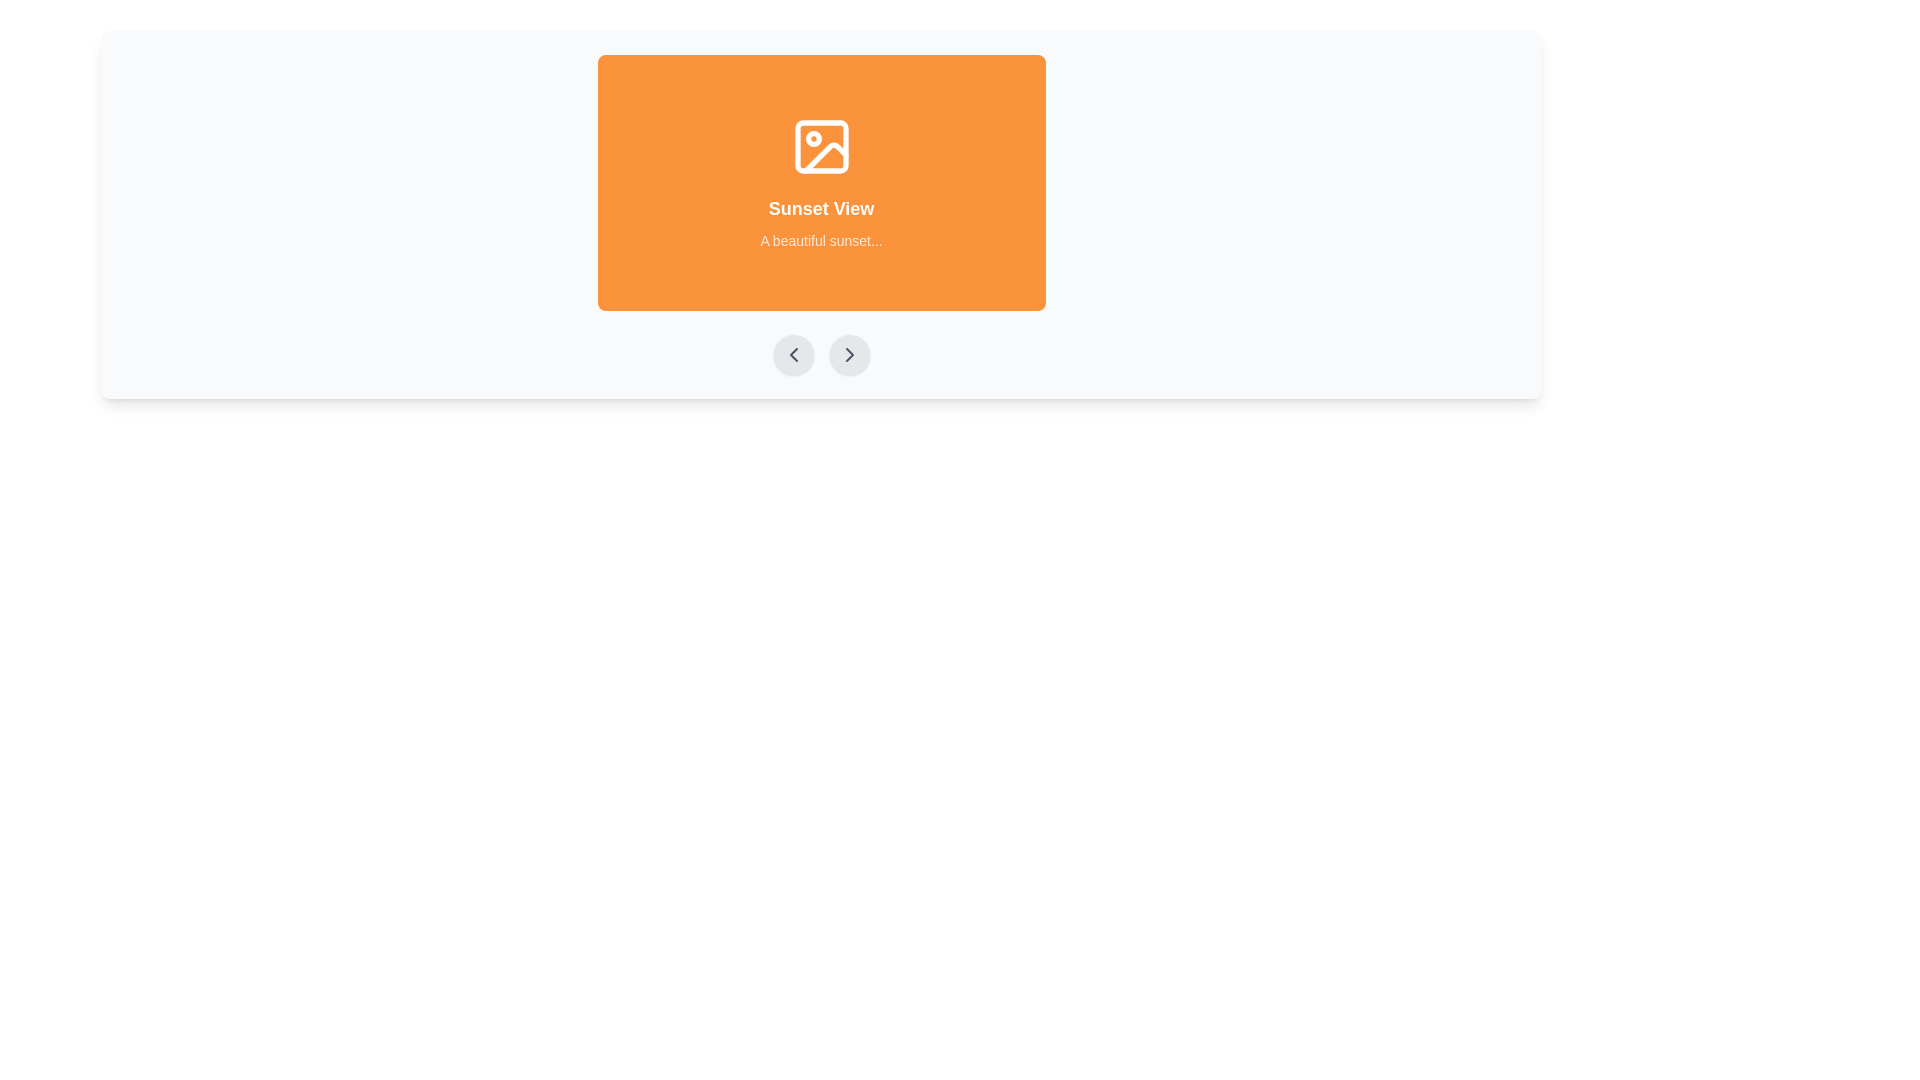 The height and width of the screenshot is (1080, 1920). What do you see at coordinates (792, 353) in the screenshot?
I see `the arrow icon located inside the circular button to the left of the right-pointing arrow button beneath the 'Sunset View' image tile` at bounding box center [792, 353].